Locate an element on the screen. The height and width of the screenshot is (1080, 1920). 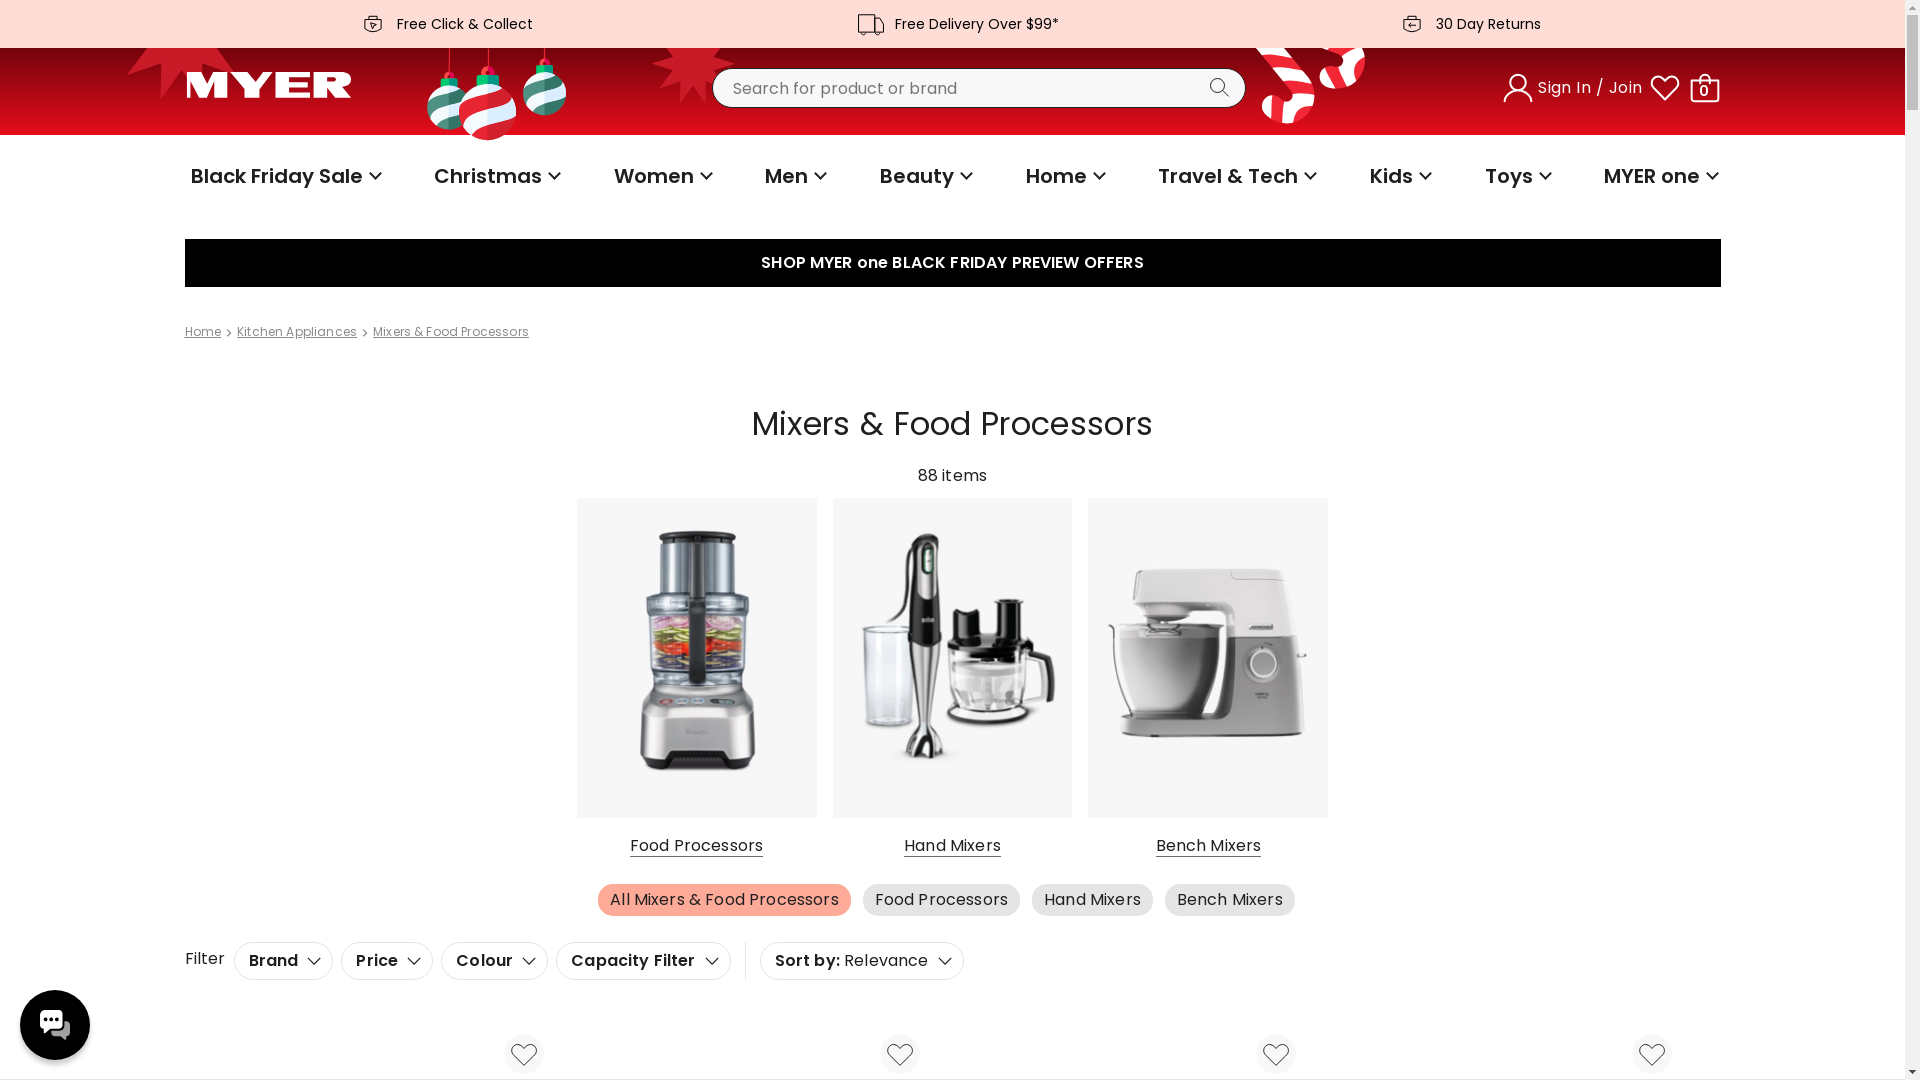
'Christmas' is located at coordinates (494, 175).